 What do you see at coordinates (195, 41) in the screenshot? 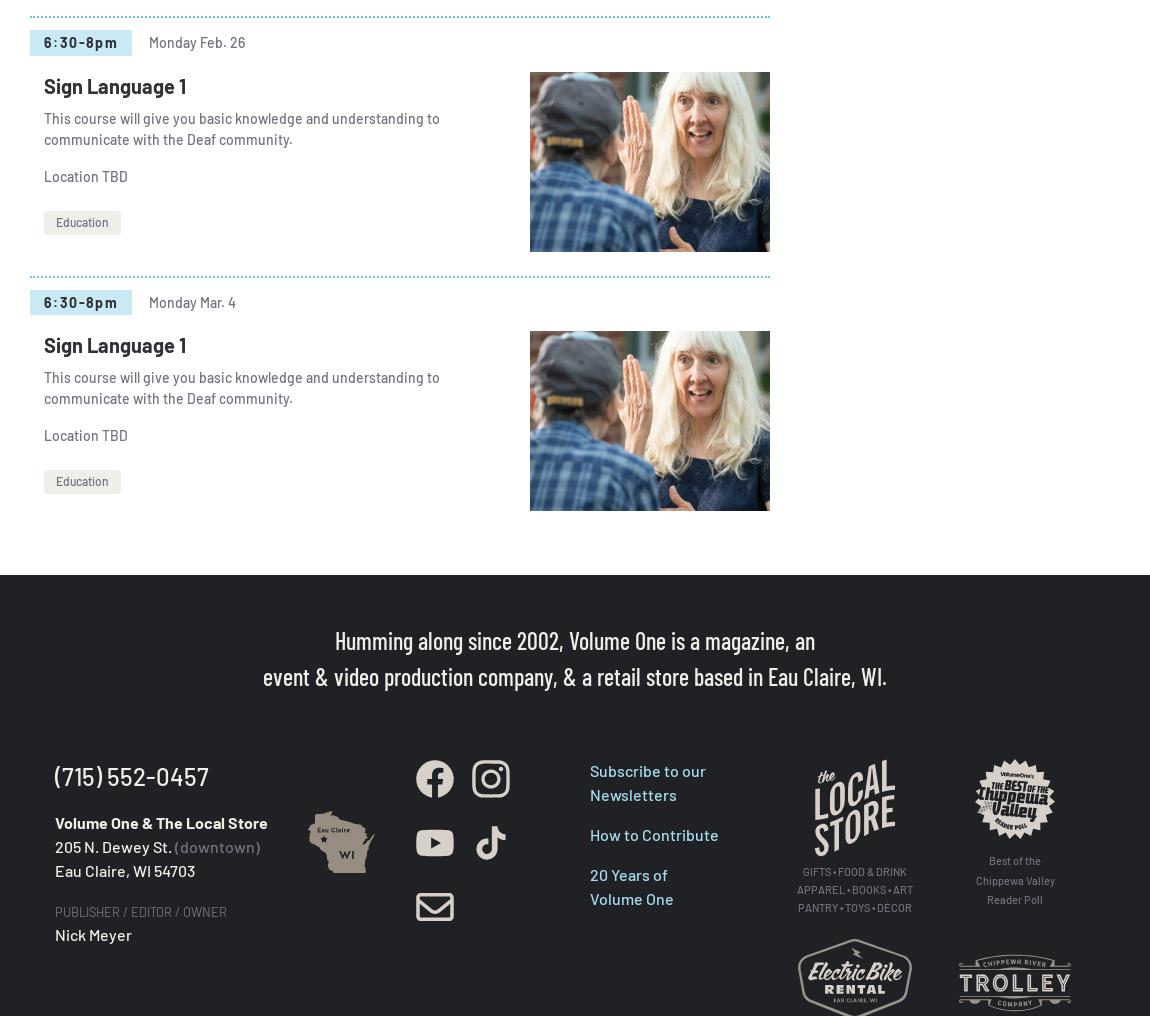
I see `'Monday Feb. 26'` at bounding box center [195, 41].